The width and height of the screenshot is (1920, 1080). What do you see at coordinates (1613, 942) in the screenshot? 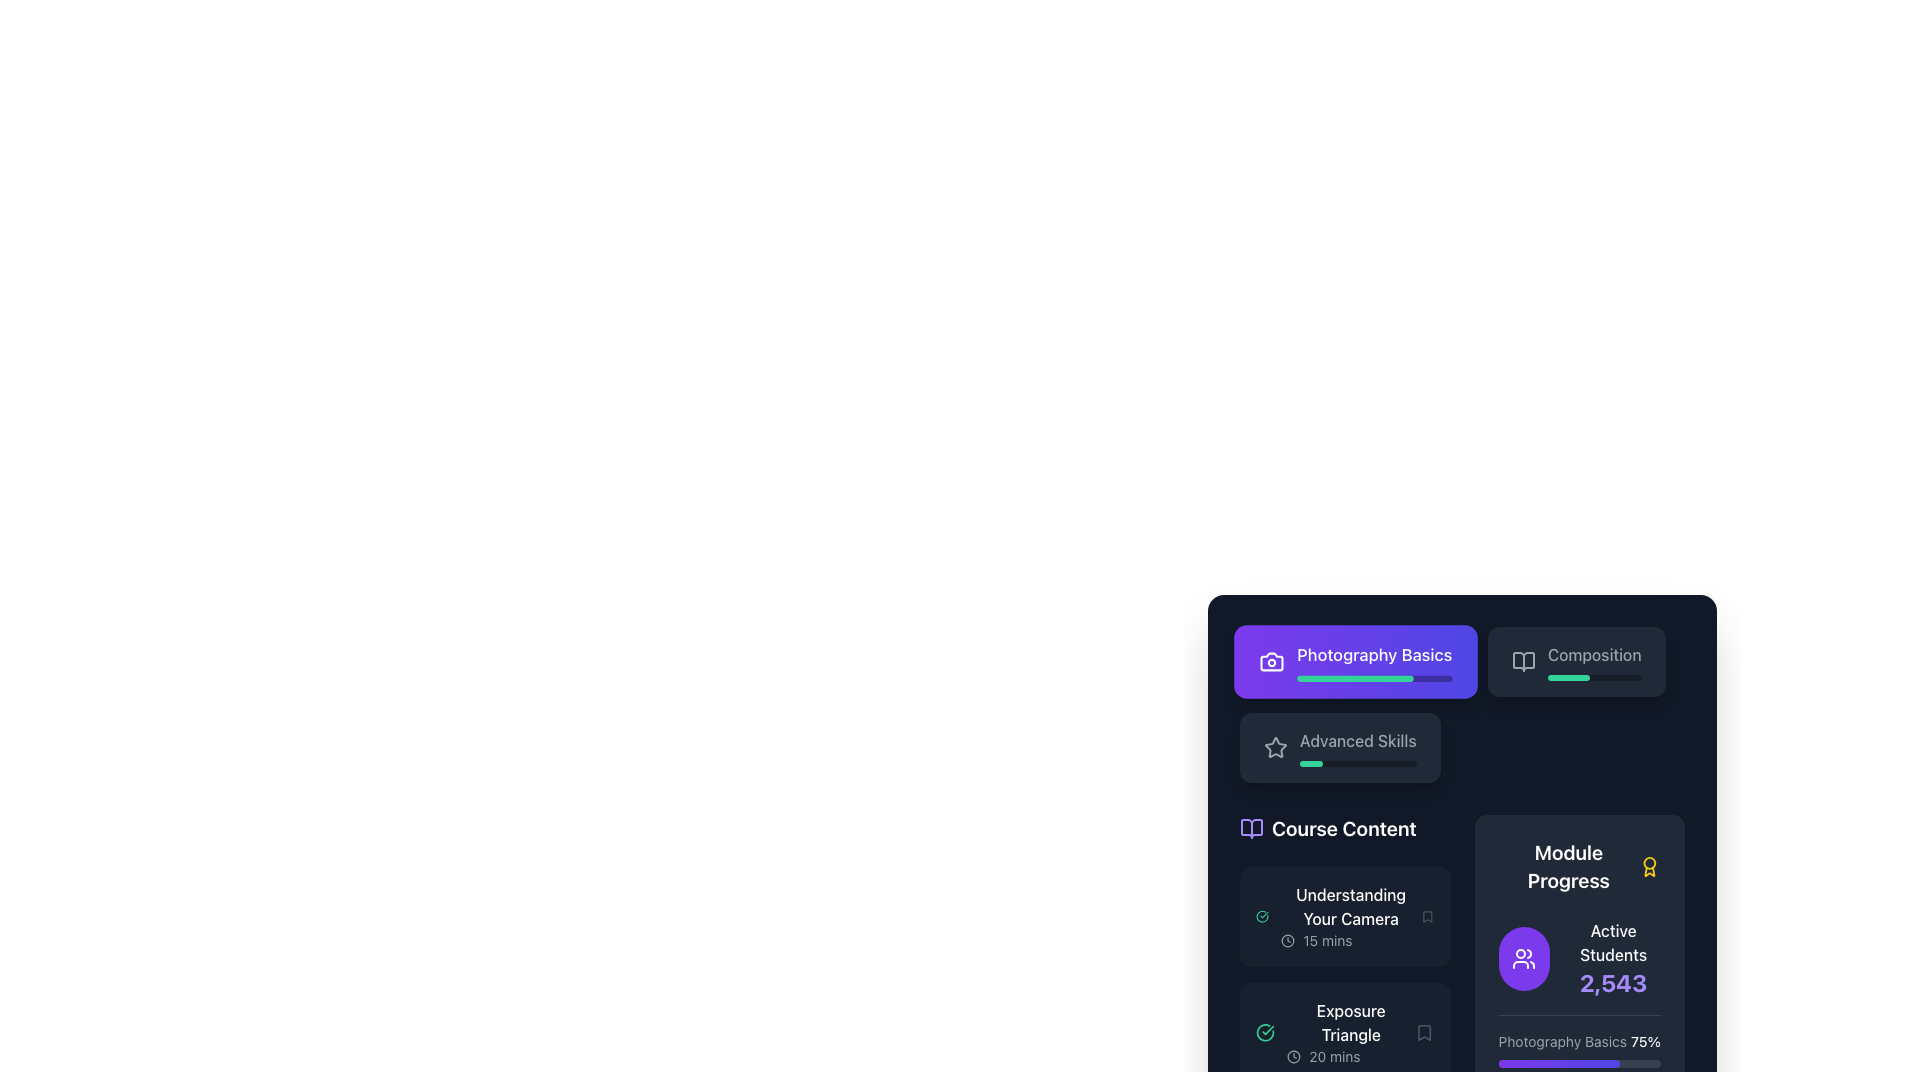
I see `the static text label indicating the title or description of the active students quantity in the 'Module Progress' section` at bounding box center [1613, 942].